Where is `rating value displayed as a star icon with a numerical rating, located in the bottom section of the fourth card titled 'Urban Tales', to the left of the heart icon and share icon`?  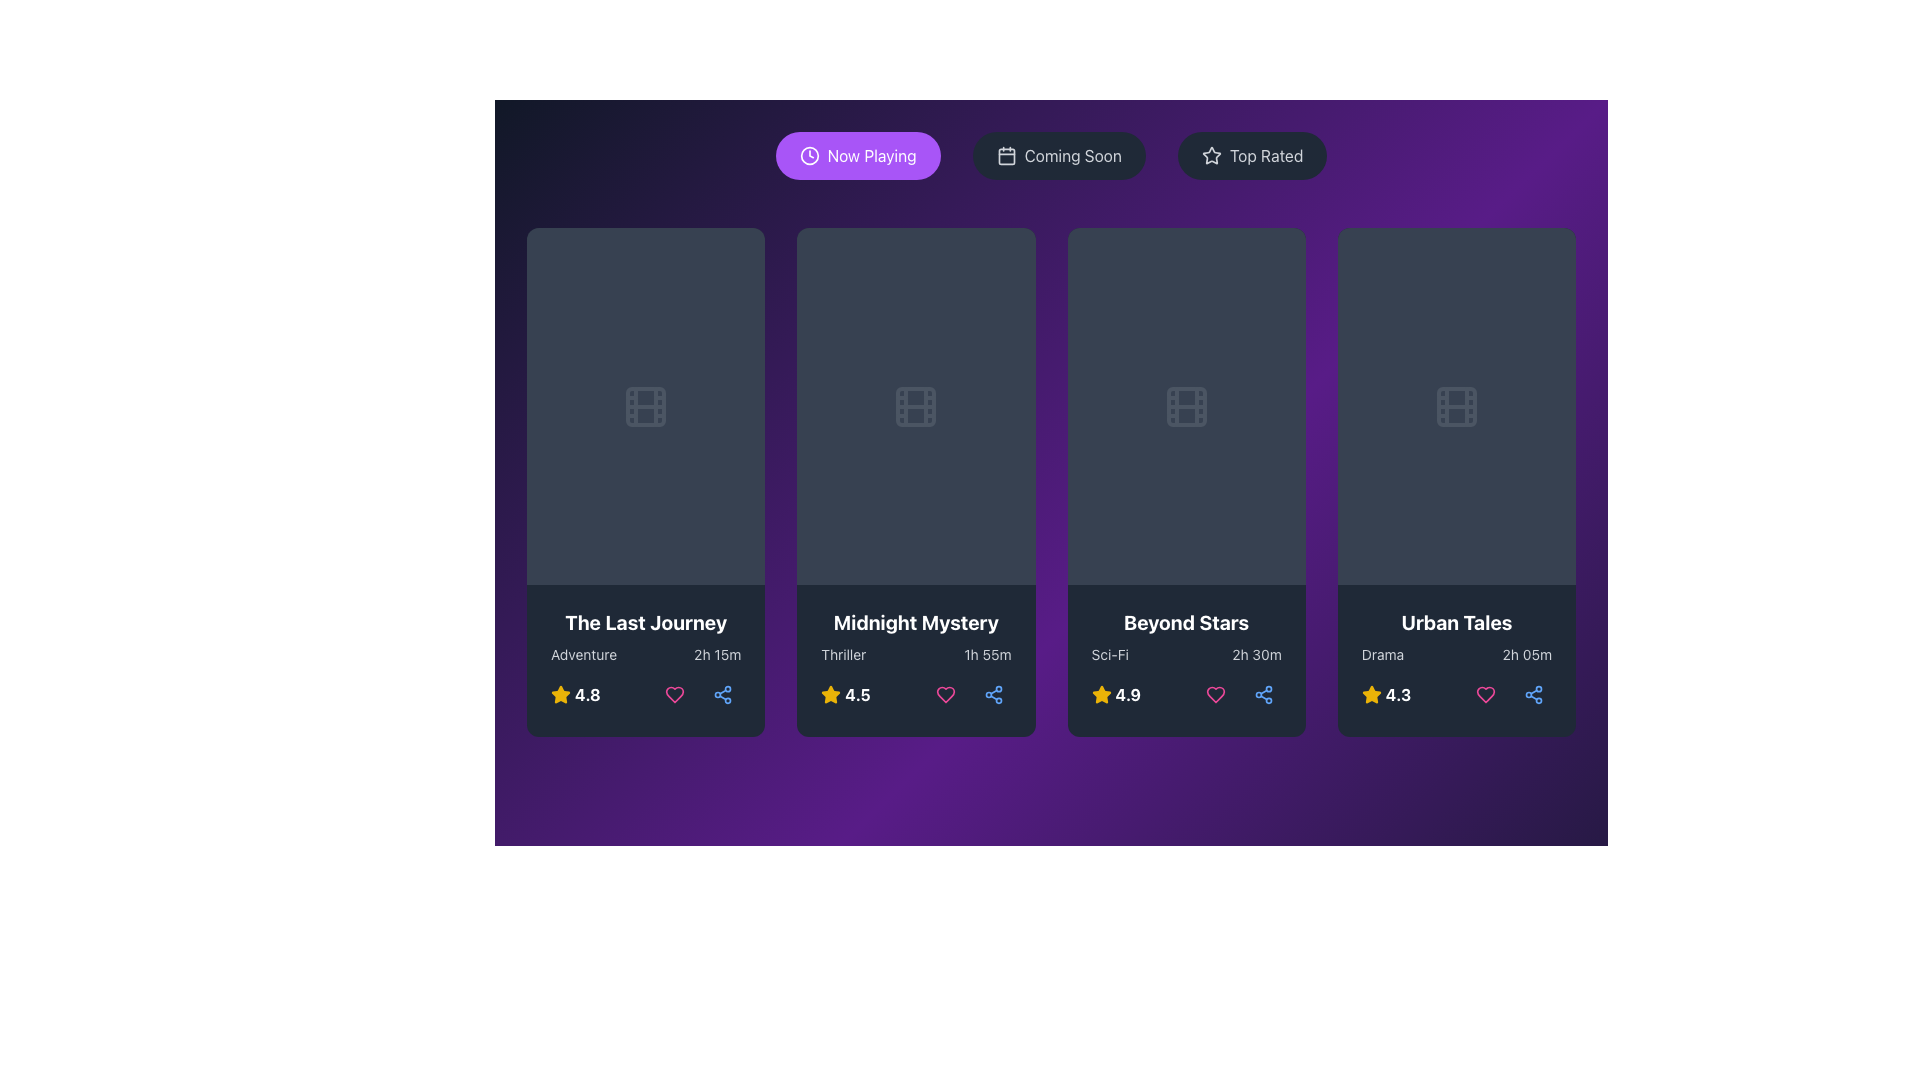 rating value displayed as a star icon with a numerical rating, located in the bottom section of the fourth card titled 'Urban Tales', to the left of the heart icon and share icon is located at coordinates (1385, 694).